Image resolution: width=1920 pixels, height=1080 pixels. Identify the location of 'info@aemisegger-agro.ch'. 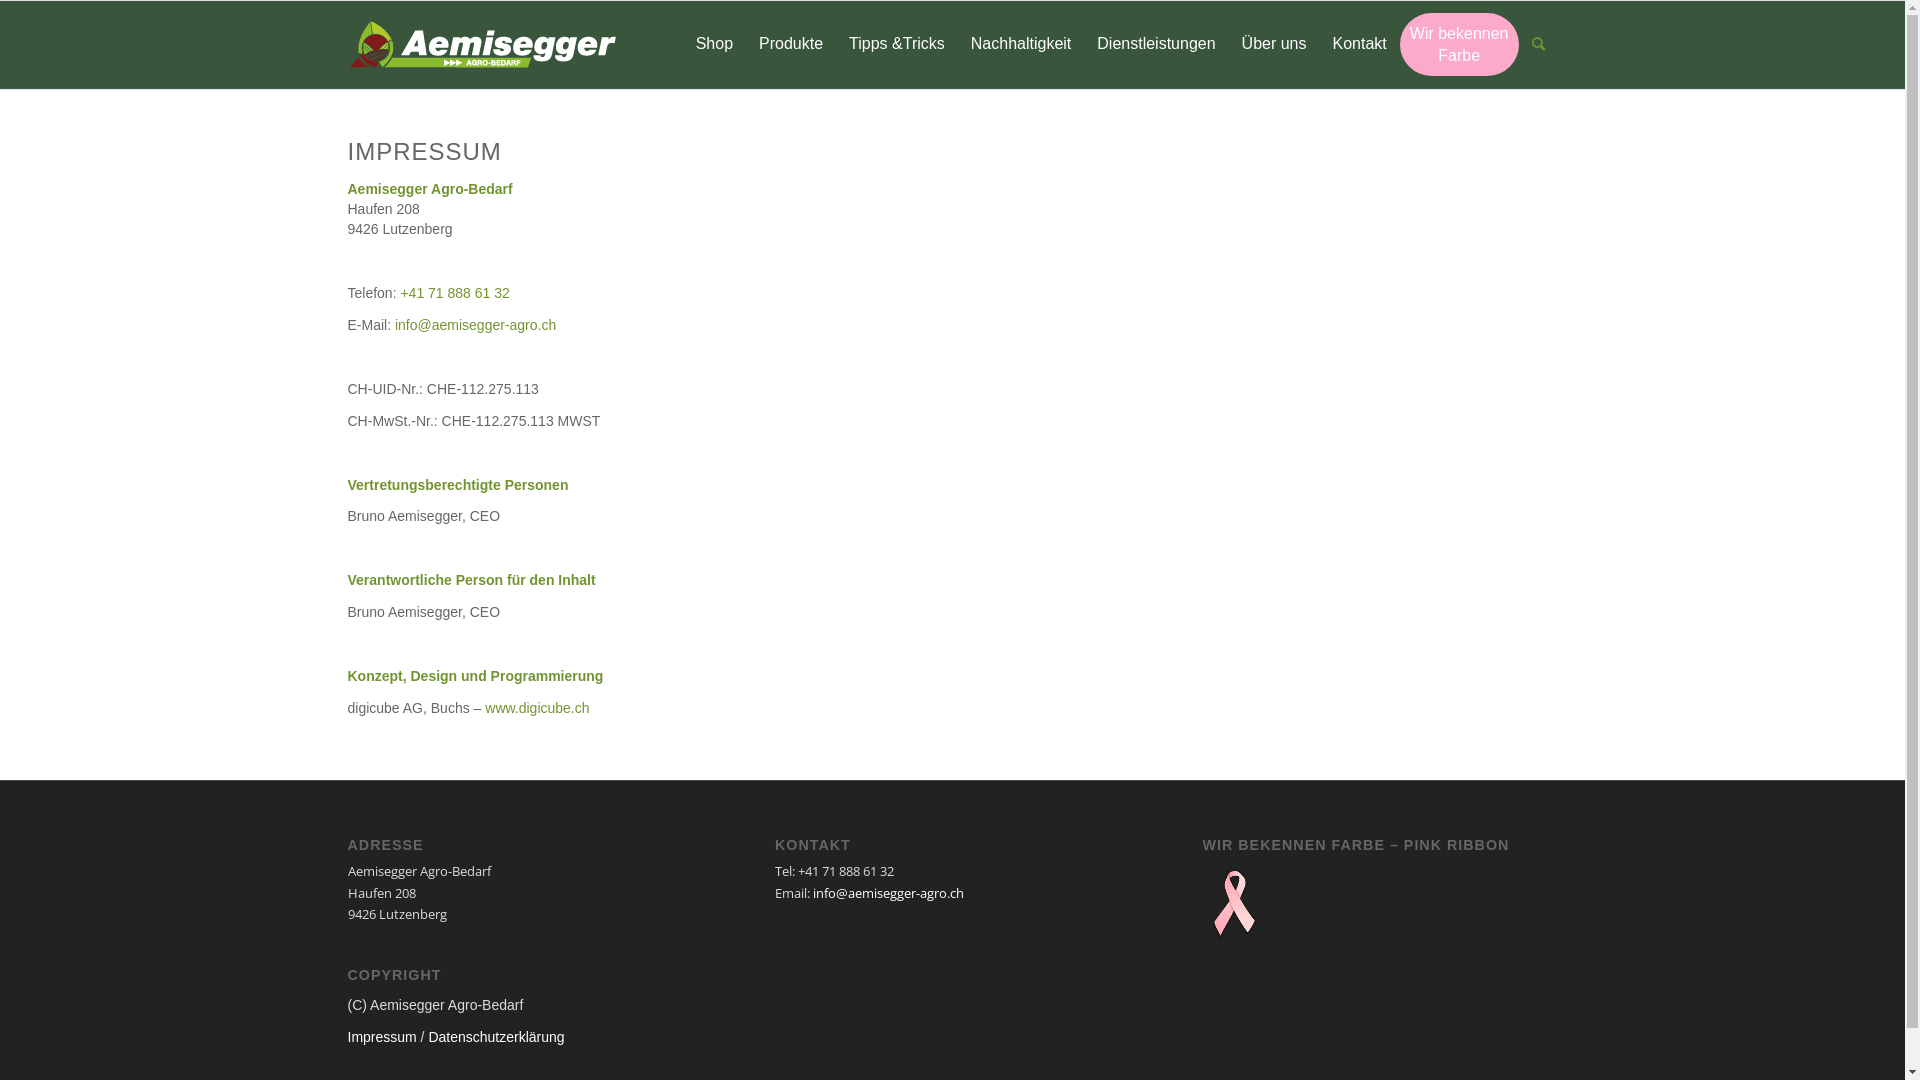
(887, 892).